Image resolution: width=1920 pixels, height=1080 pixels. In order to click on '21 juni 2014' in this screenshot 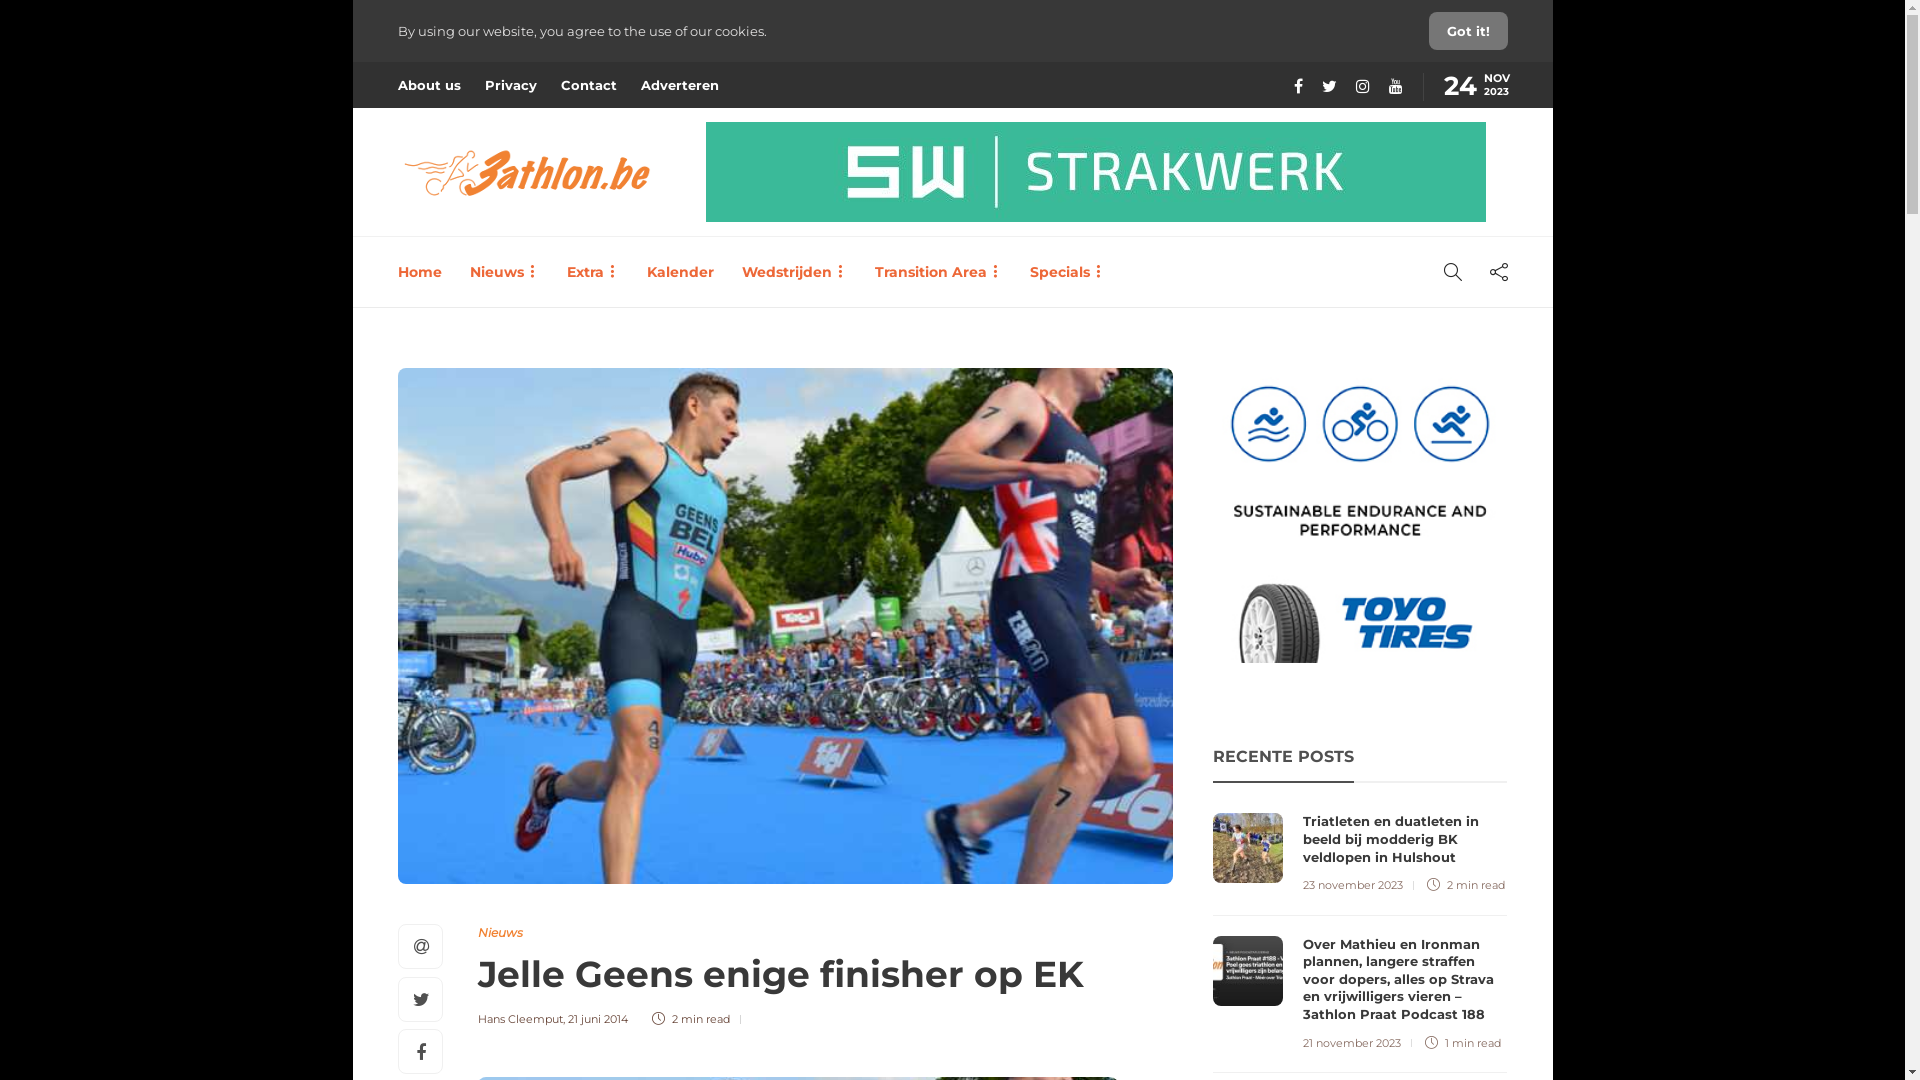, I will do `click(597, 1018)`.